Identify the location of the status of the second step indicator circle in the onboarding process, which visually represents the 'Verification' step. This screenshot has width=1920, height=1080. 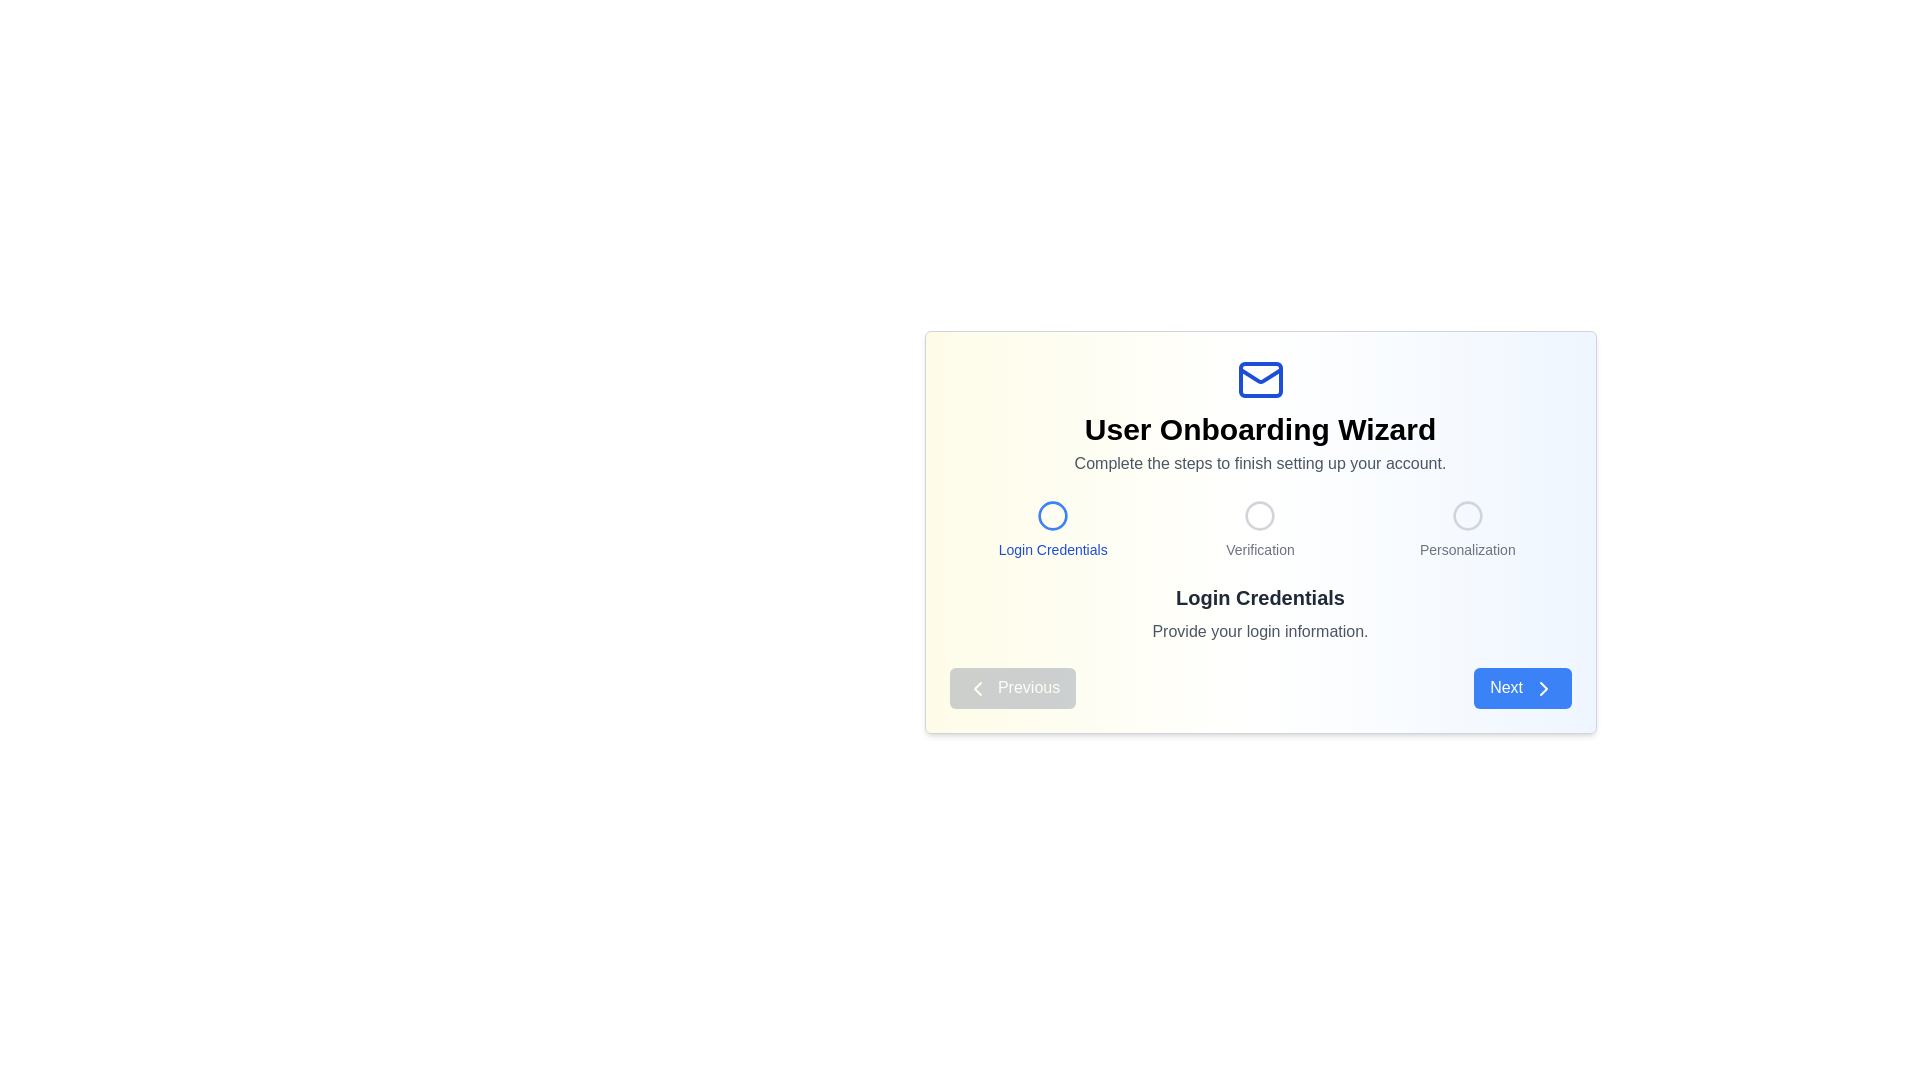
(1259, 515).